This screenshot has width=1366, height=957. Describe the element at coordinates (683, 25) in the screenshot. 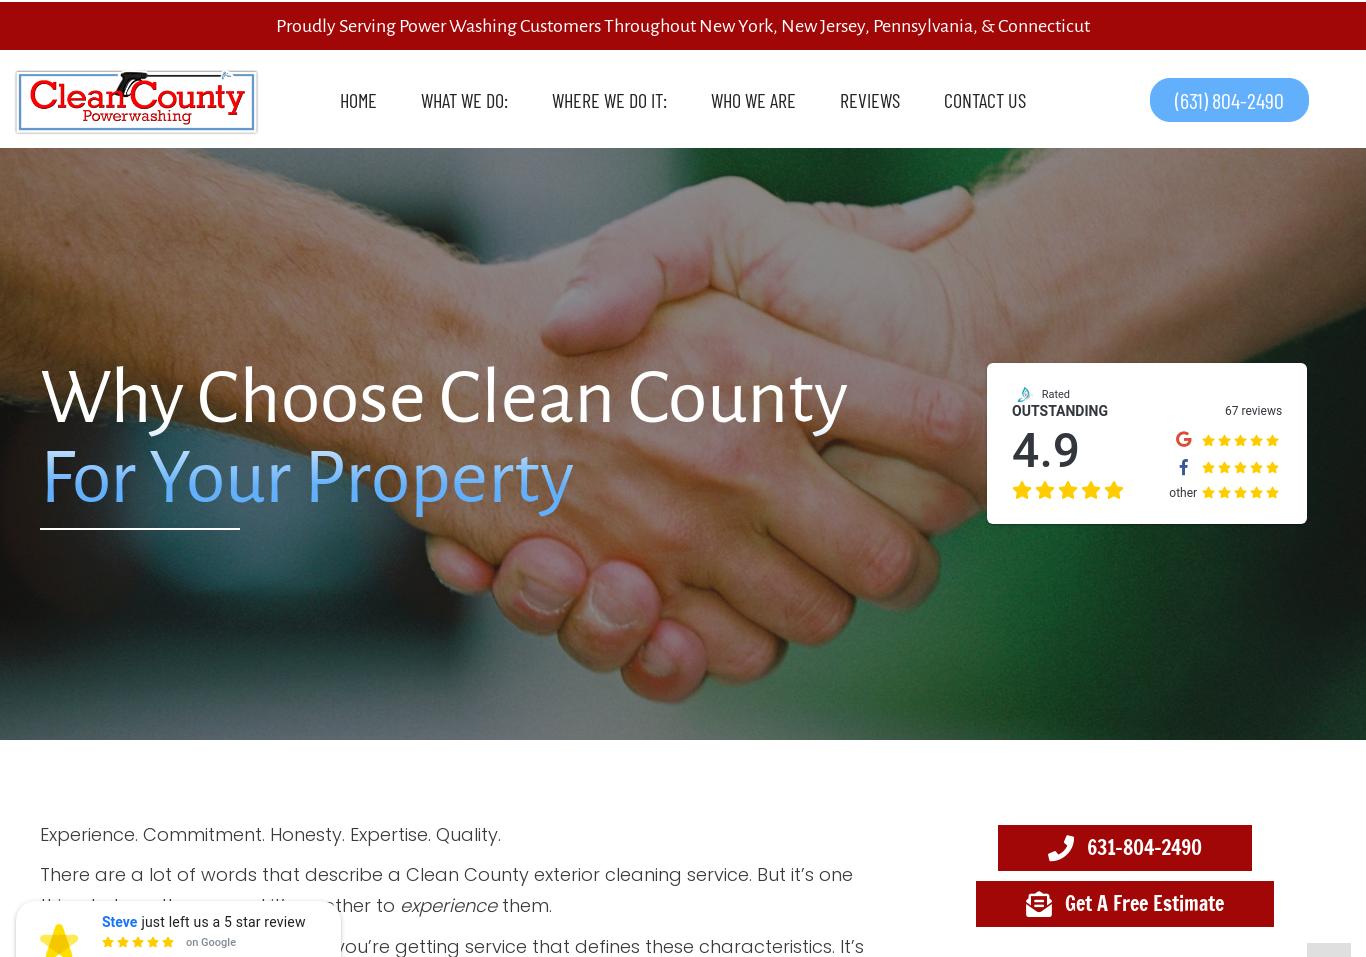

I see `'Proudly Serving Power Washing Customers Throughout New York, New Jersey, Pennsylvania, & Connecticut'` at that location.